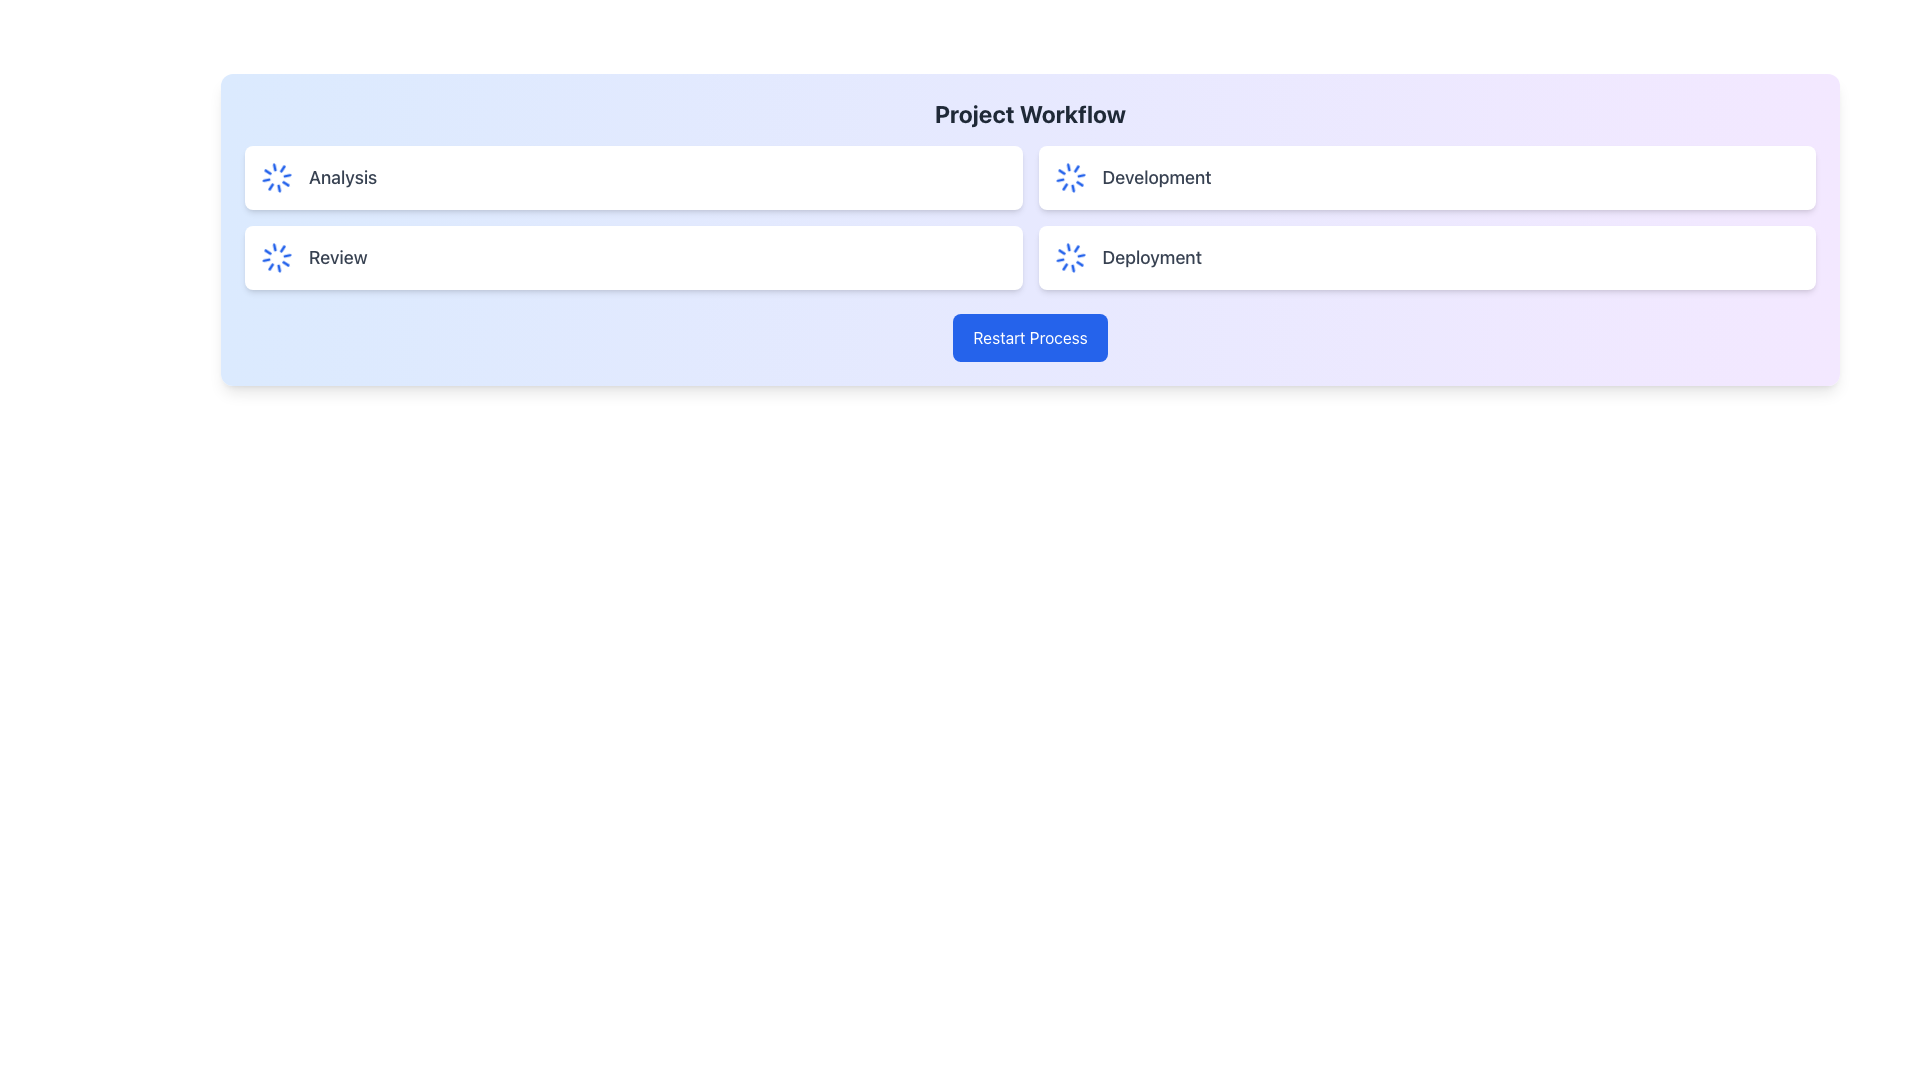 The height and width of the screenshot is (1080, 1920). I want to click on text label 'Review' located in the bottom row of the interface, which indicates the purpose of the associated card in the workflow, so click(338, 257).